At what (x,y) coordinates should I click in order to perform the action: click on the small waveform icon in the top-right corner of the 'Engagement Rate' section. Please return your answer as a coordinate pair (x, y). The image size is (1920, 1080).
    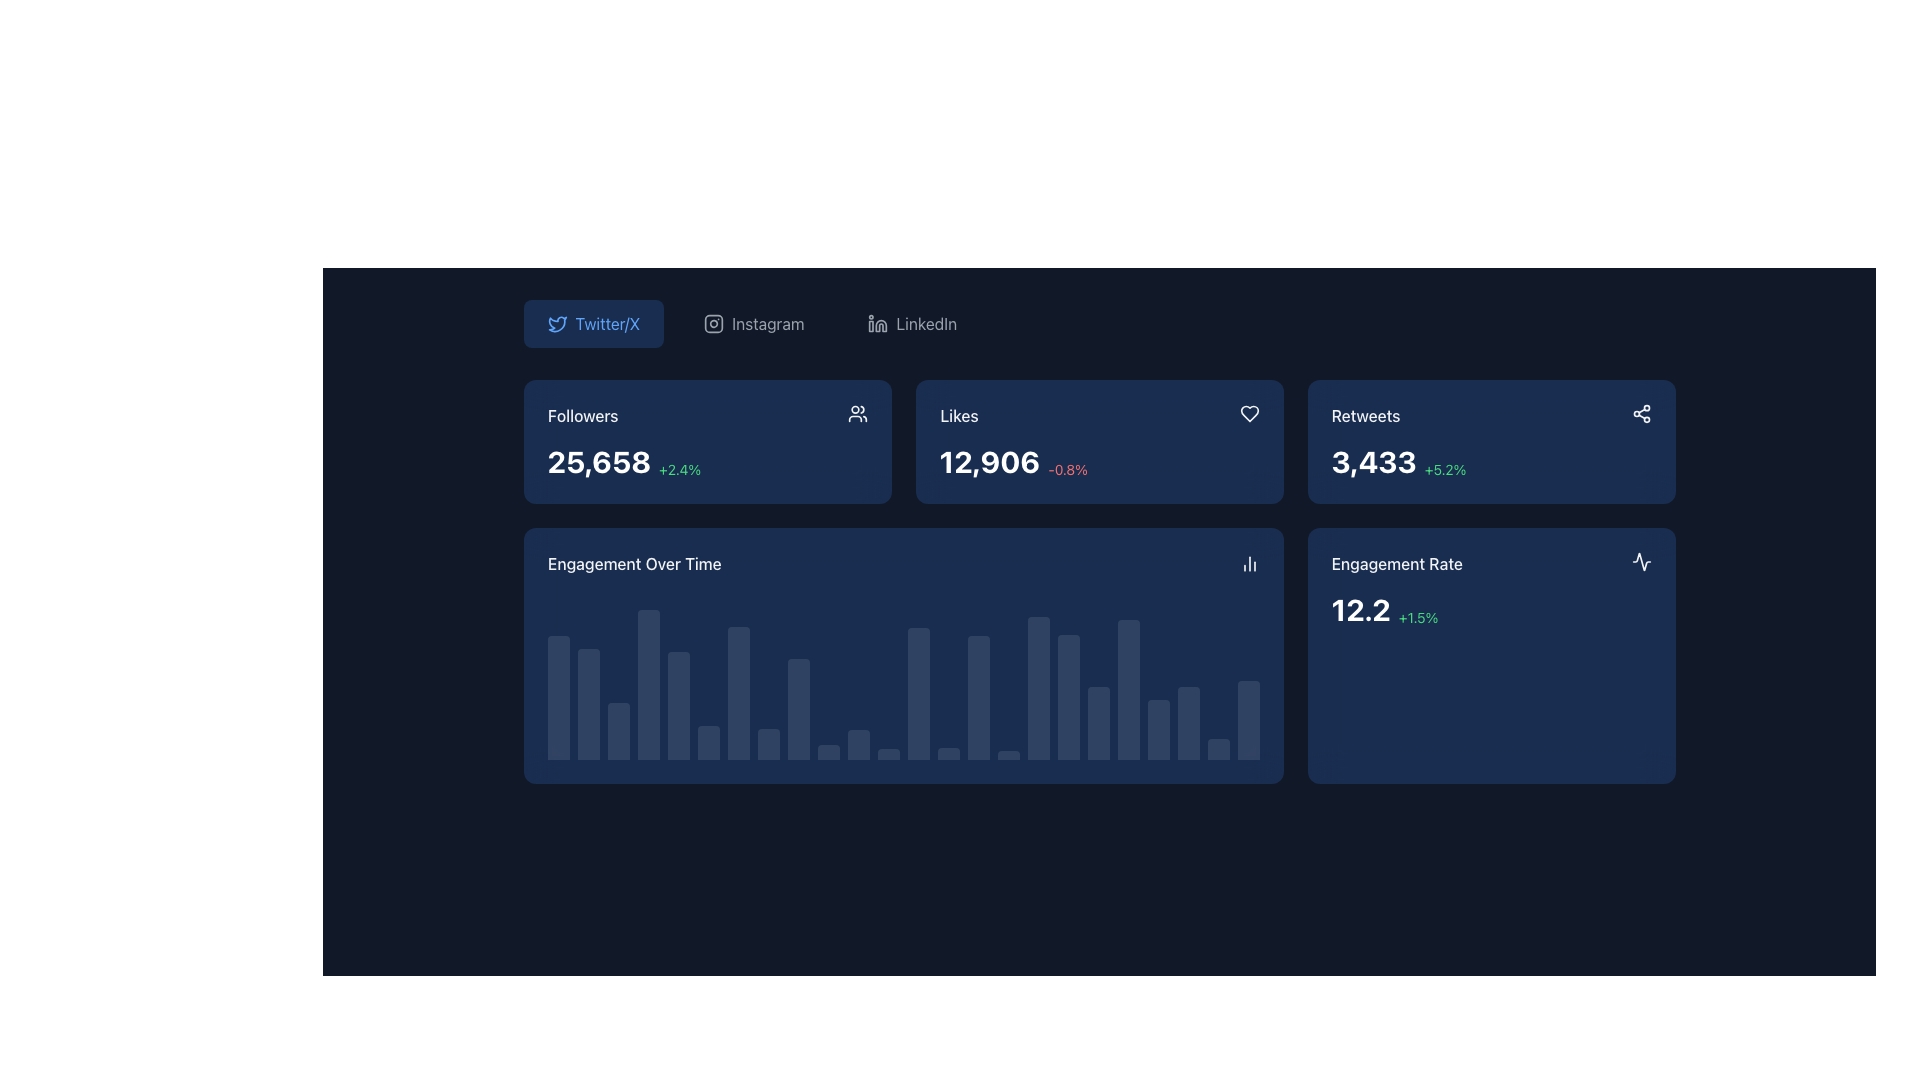
    Looking at the image, I should click on (1641, 562).